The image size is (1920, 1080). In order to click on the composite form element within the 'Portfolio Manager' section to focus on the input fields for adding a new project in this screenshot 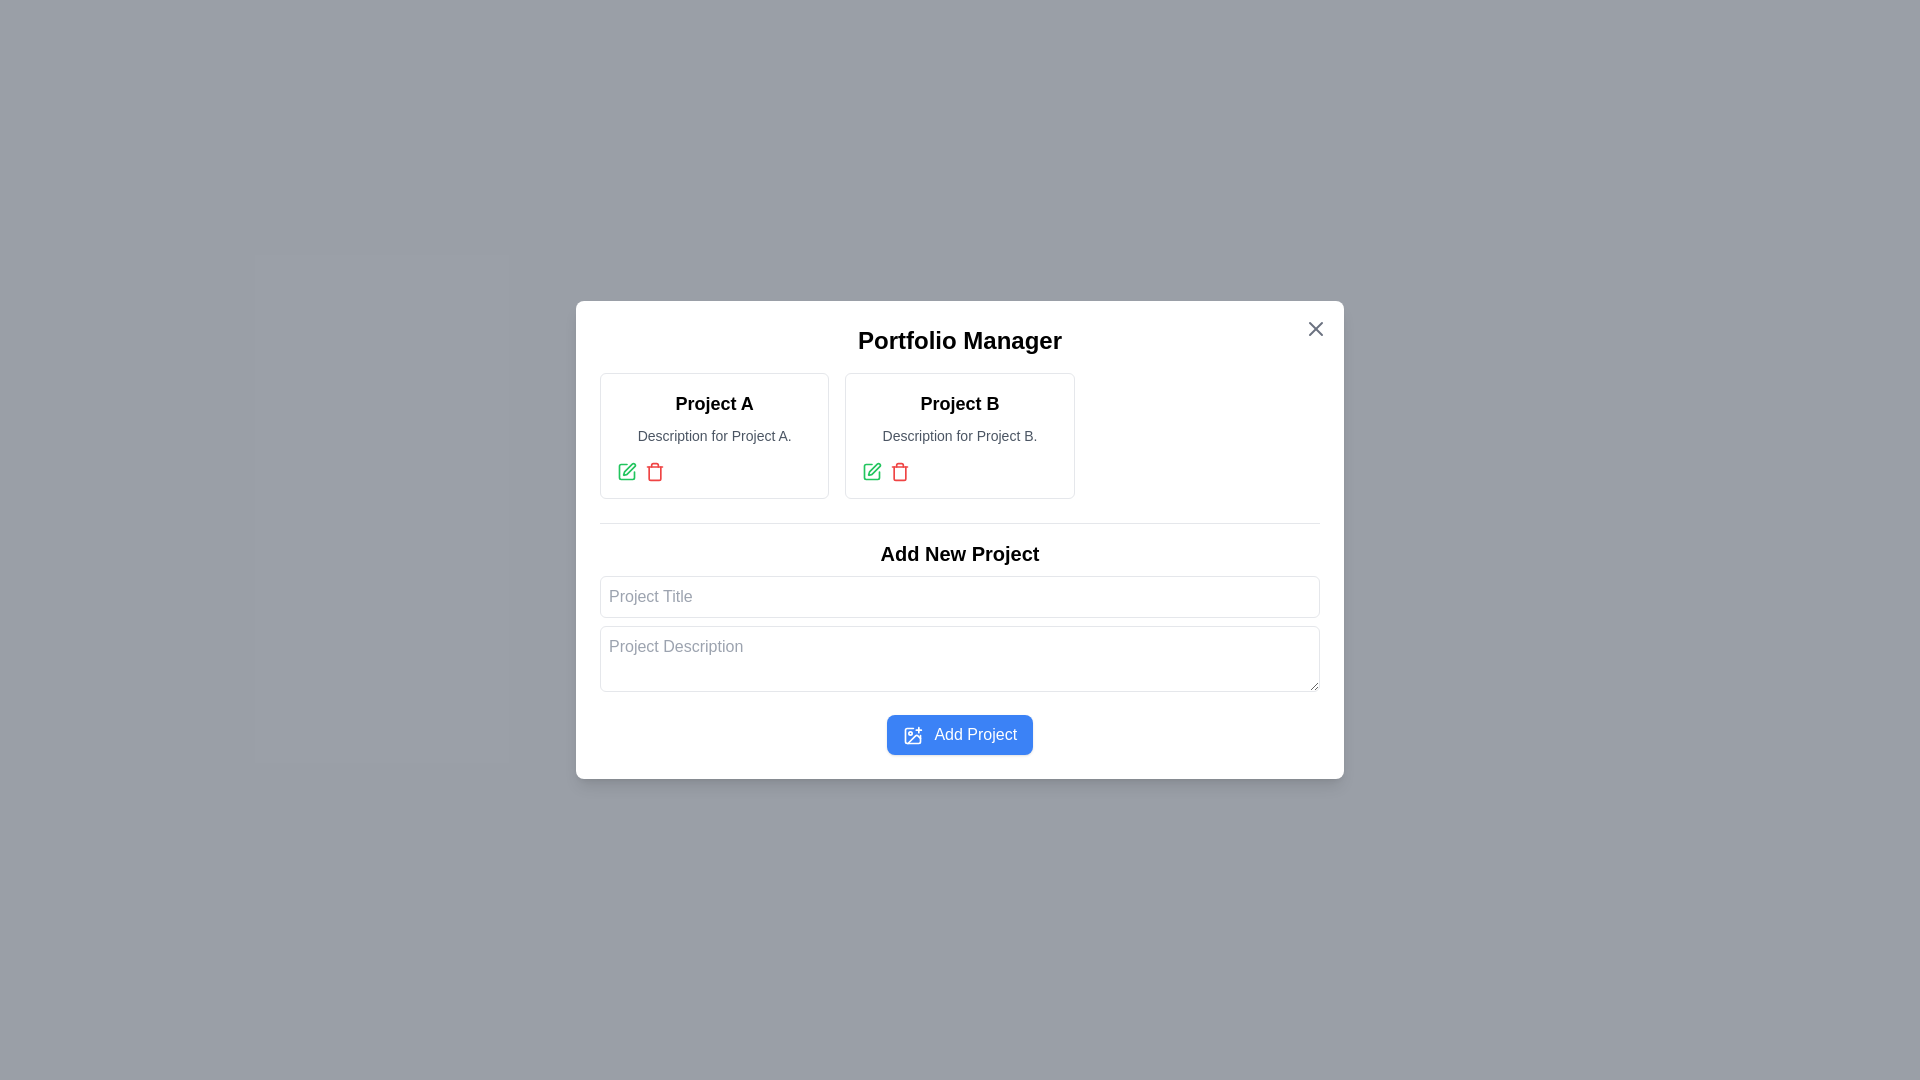, I will do `click(960, 639)`.